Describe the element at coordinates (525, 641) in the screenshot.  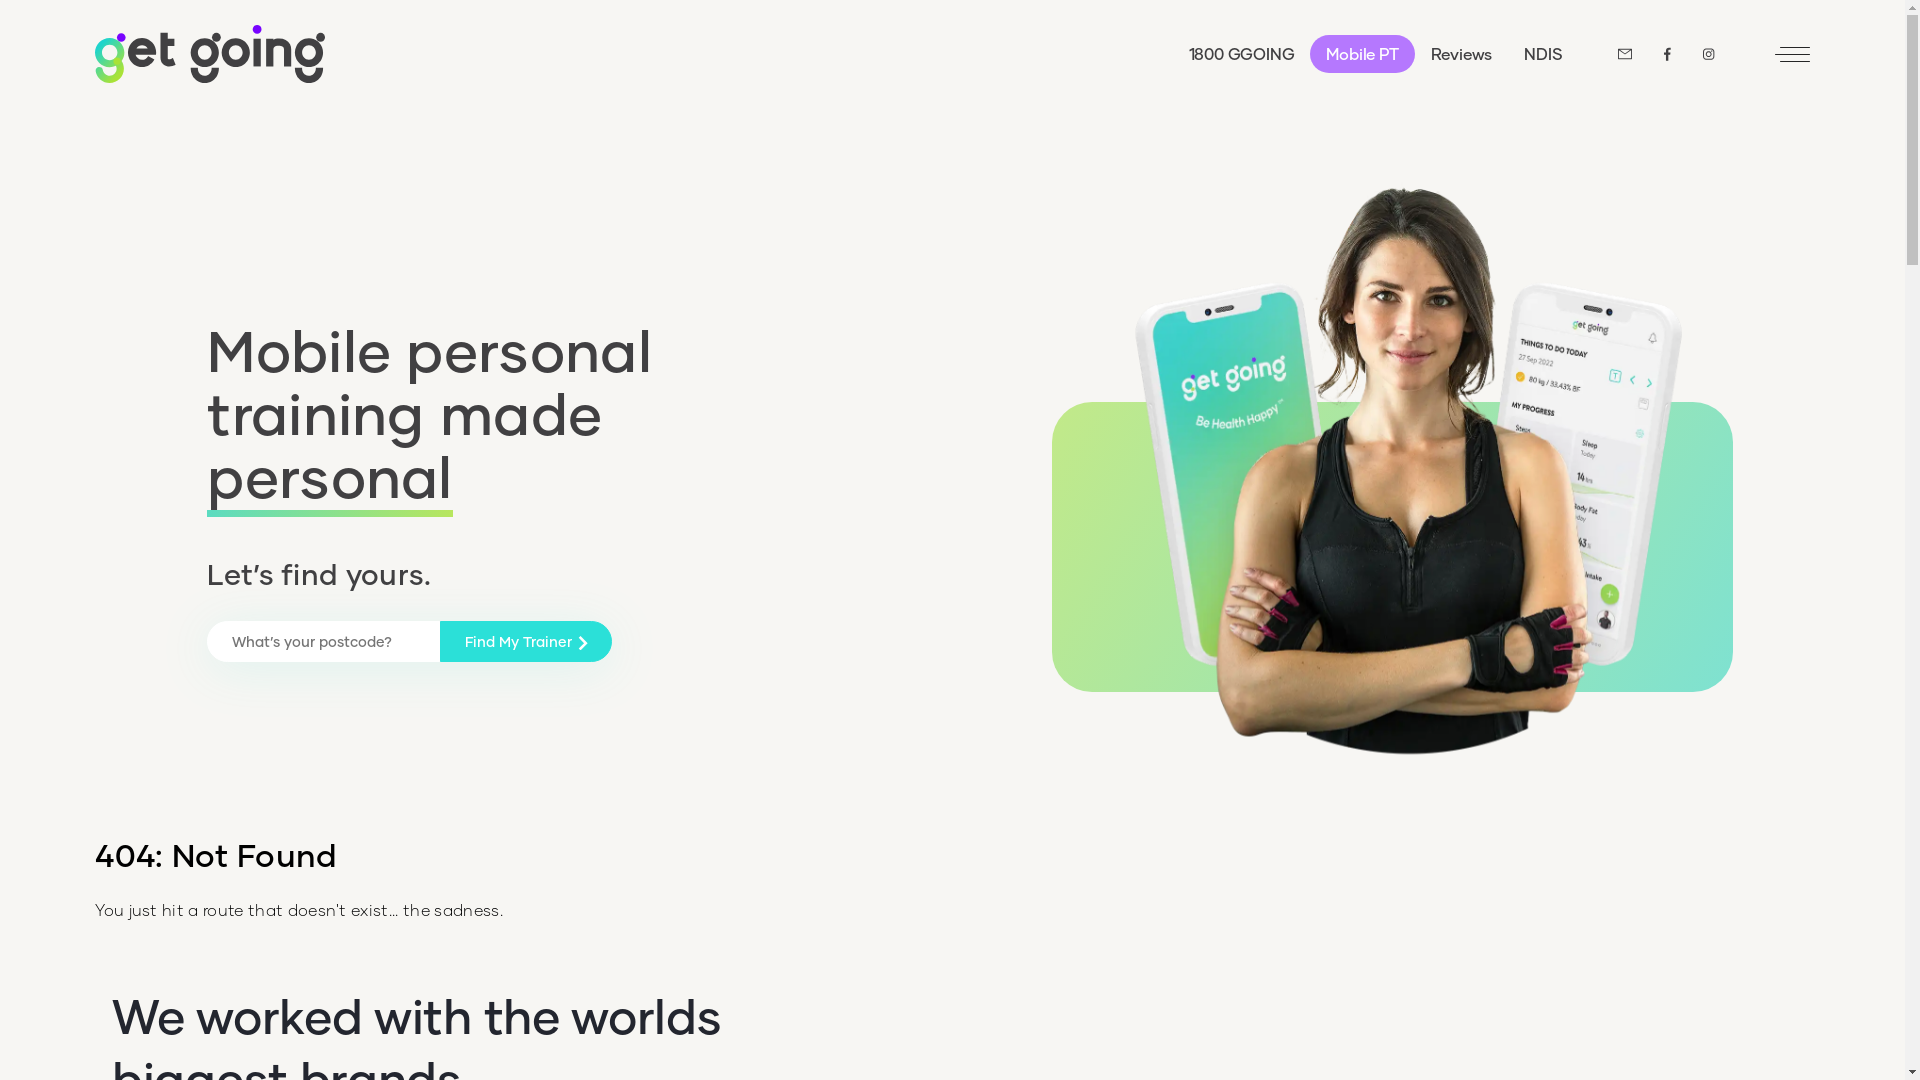
I see `'Find My Trainer'` at that location.